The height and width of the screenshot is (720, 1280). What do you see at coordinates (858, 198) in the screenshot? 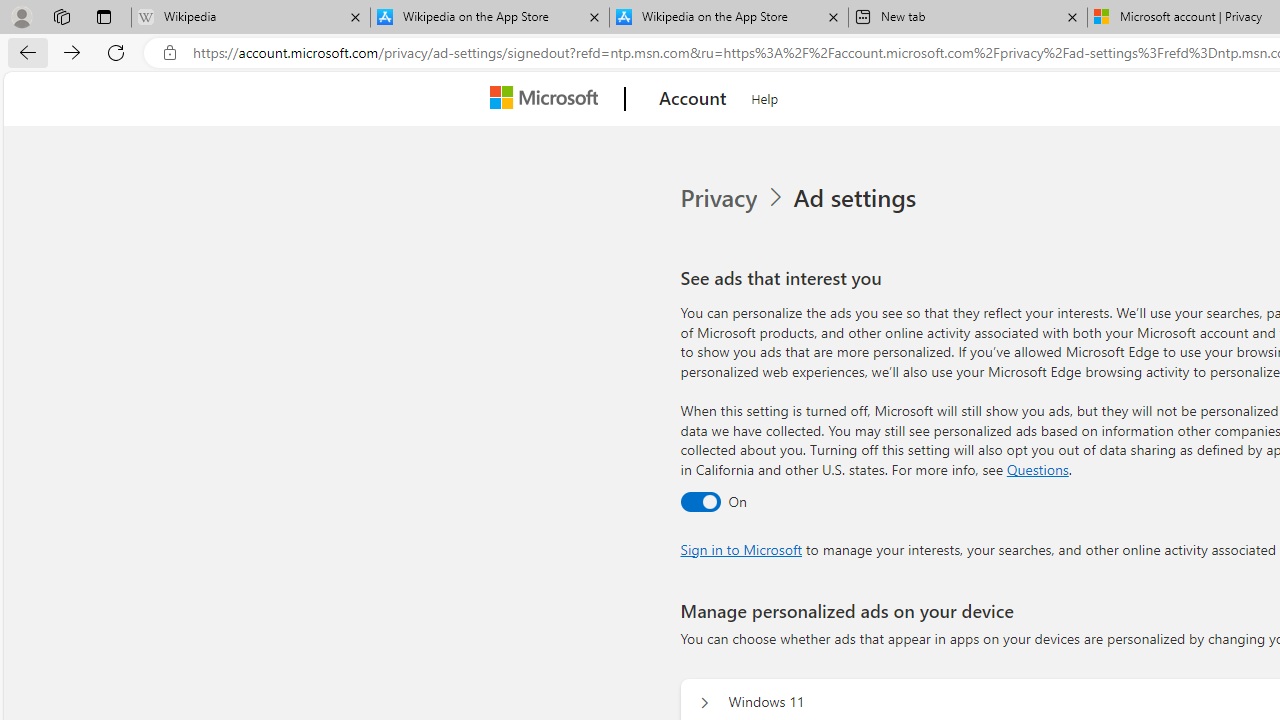
I see `'Ad settings'` at bounding box center [858, 198].